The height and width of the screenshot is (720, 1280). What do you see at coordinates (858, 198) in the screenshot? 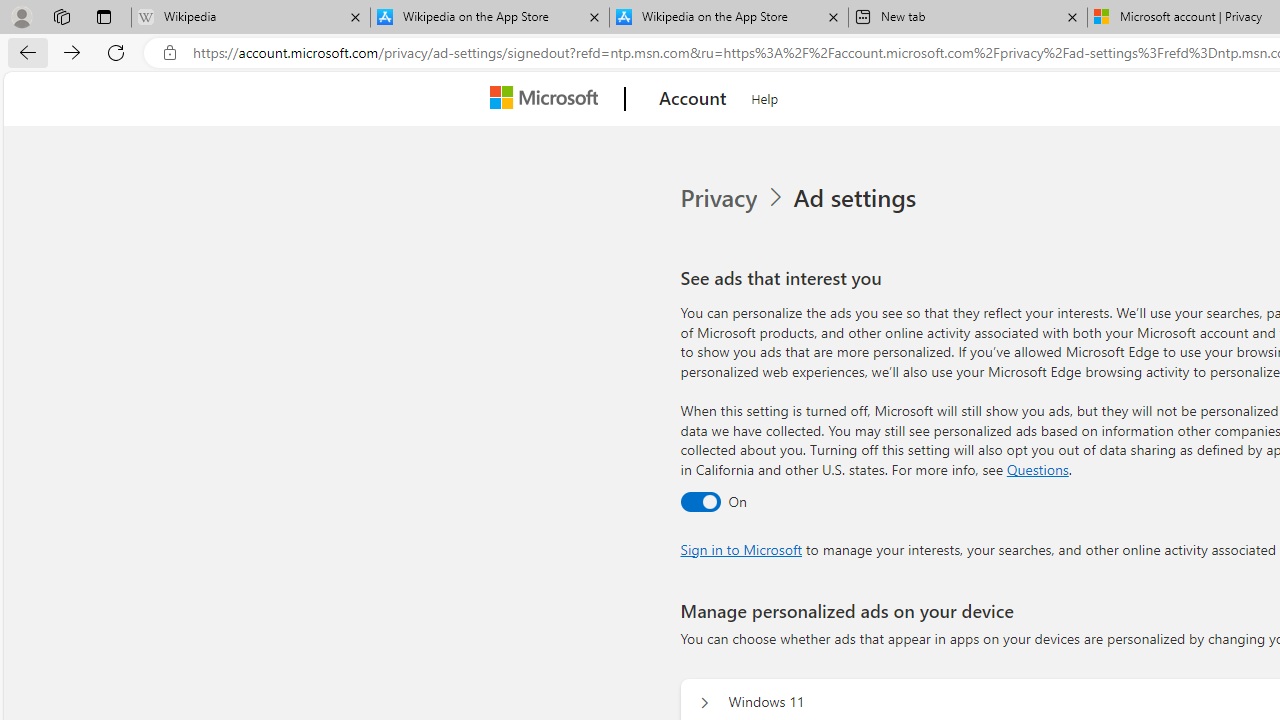
I see `'Ad settings'` at bounding box center [858, 198].